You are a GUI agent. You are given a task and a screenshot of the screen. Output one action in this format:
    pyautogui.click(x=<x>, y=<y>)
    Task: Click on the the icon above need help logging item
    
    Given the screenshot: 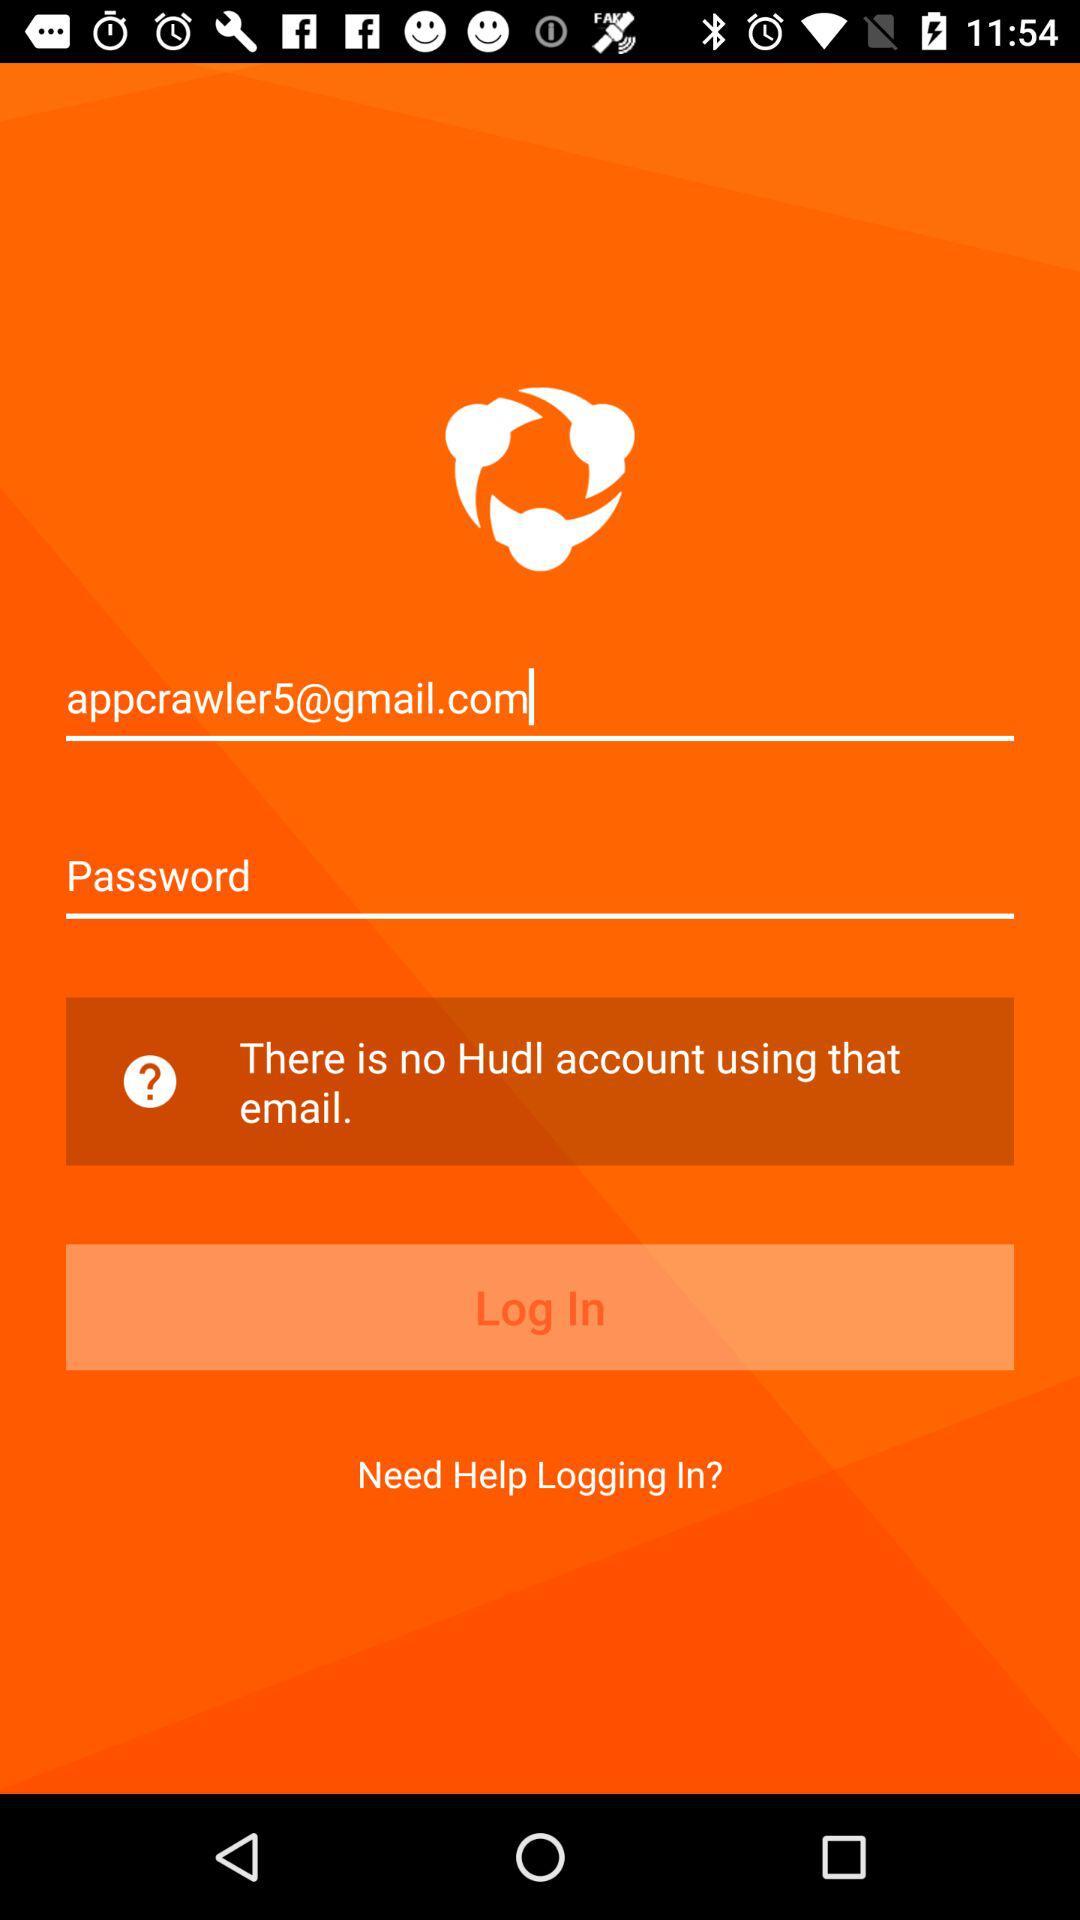 What is the action you would take?
    pyautogui.click(x=540, y=1307)
    